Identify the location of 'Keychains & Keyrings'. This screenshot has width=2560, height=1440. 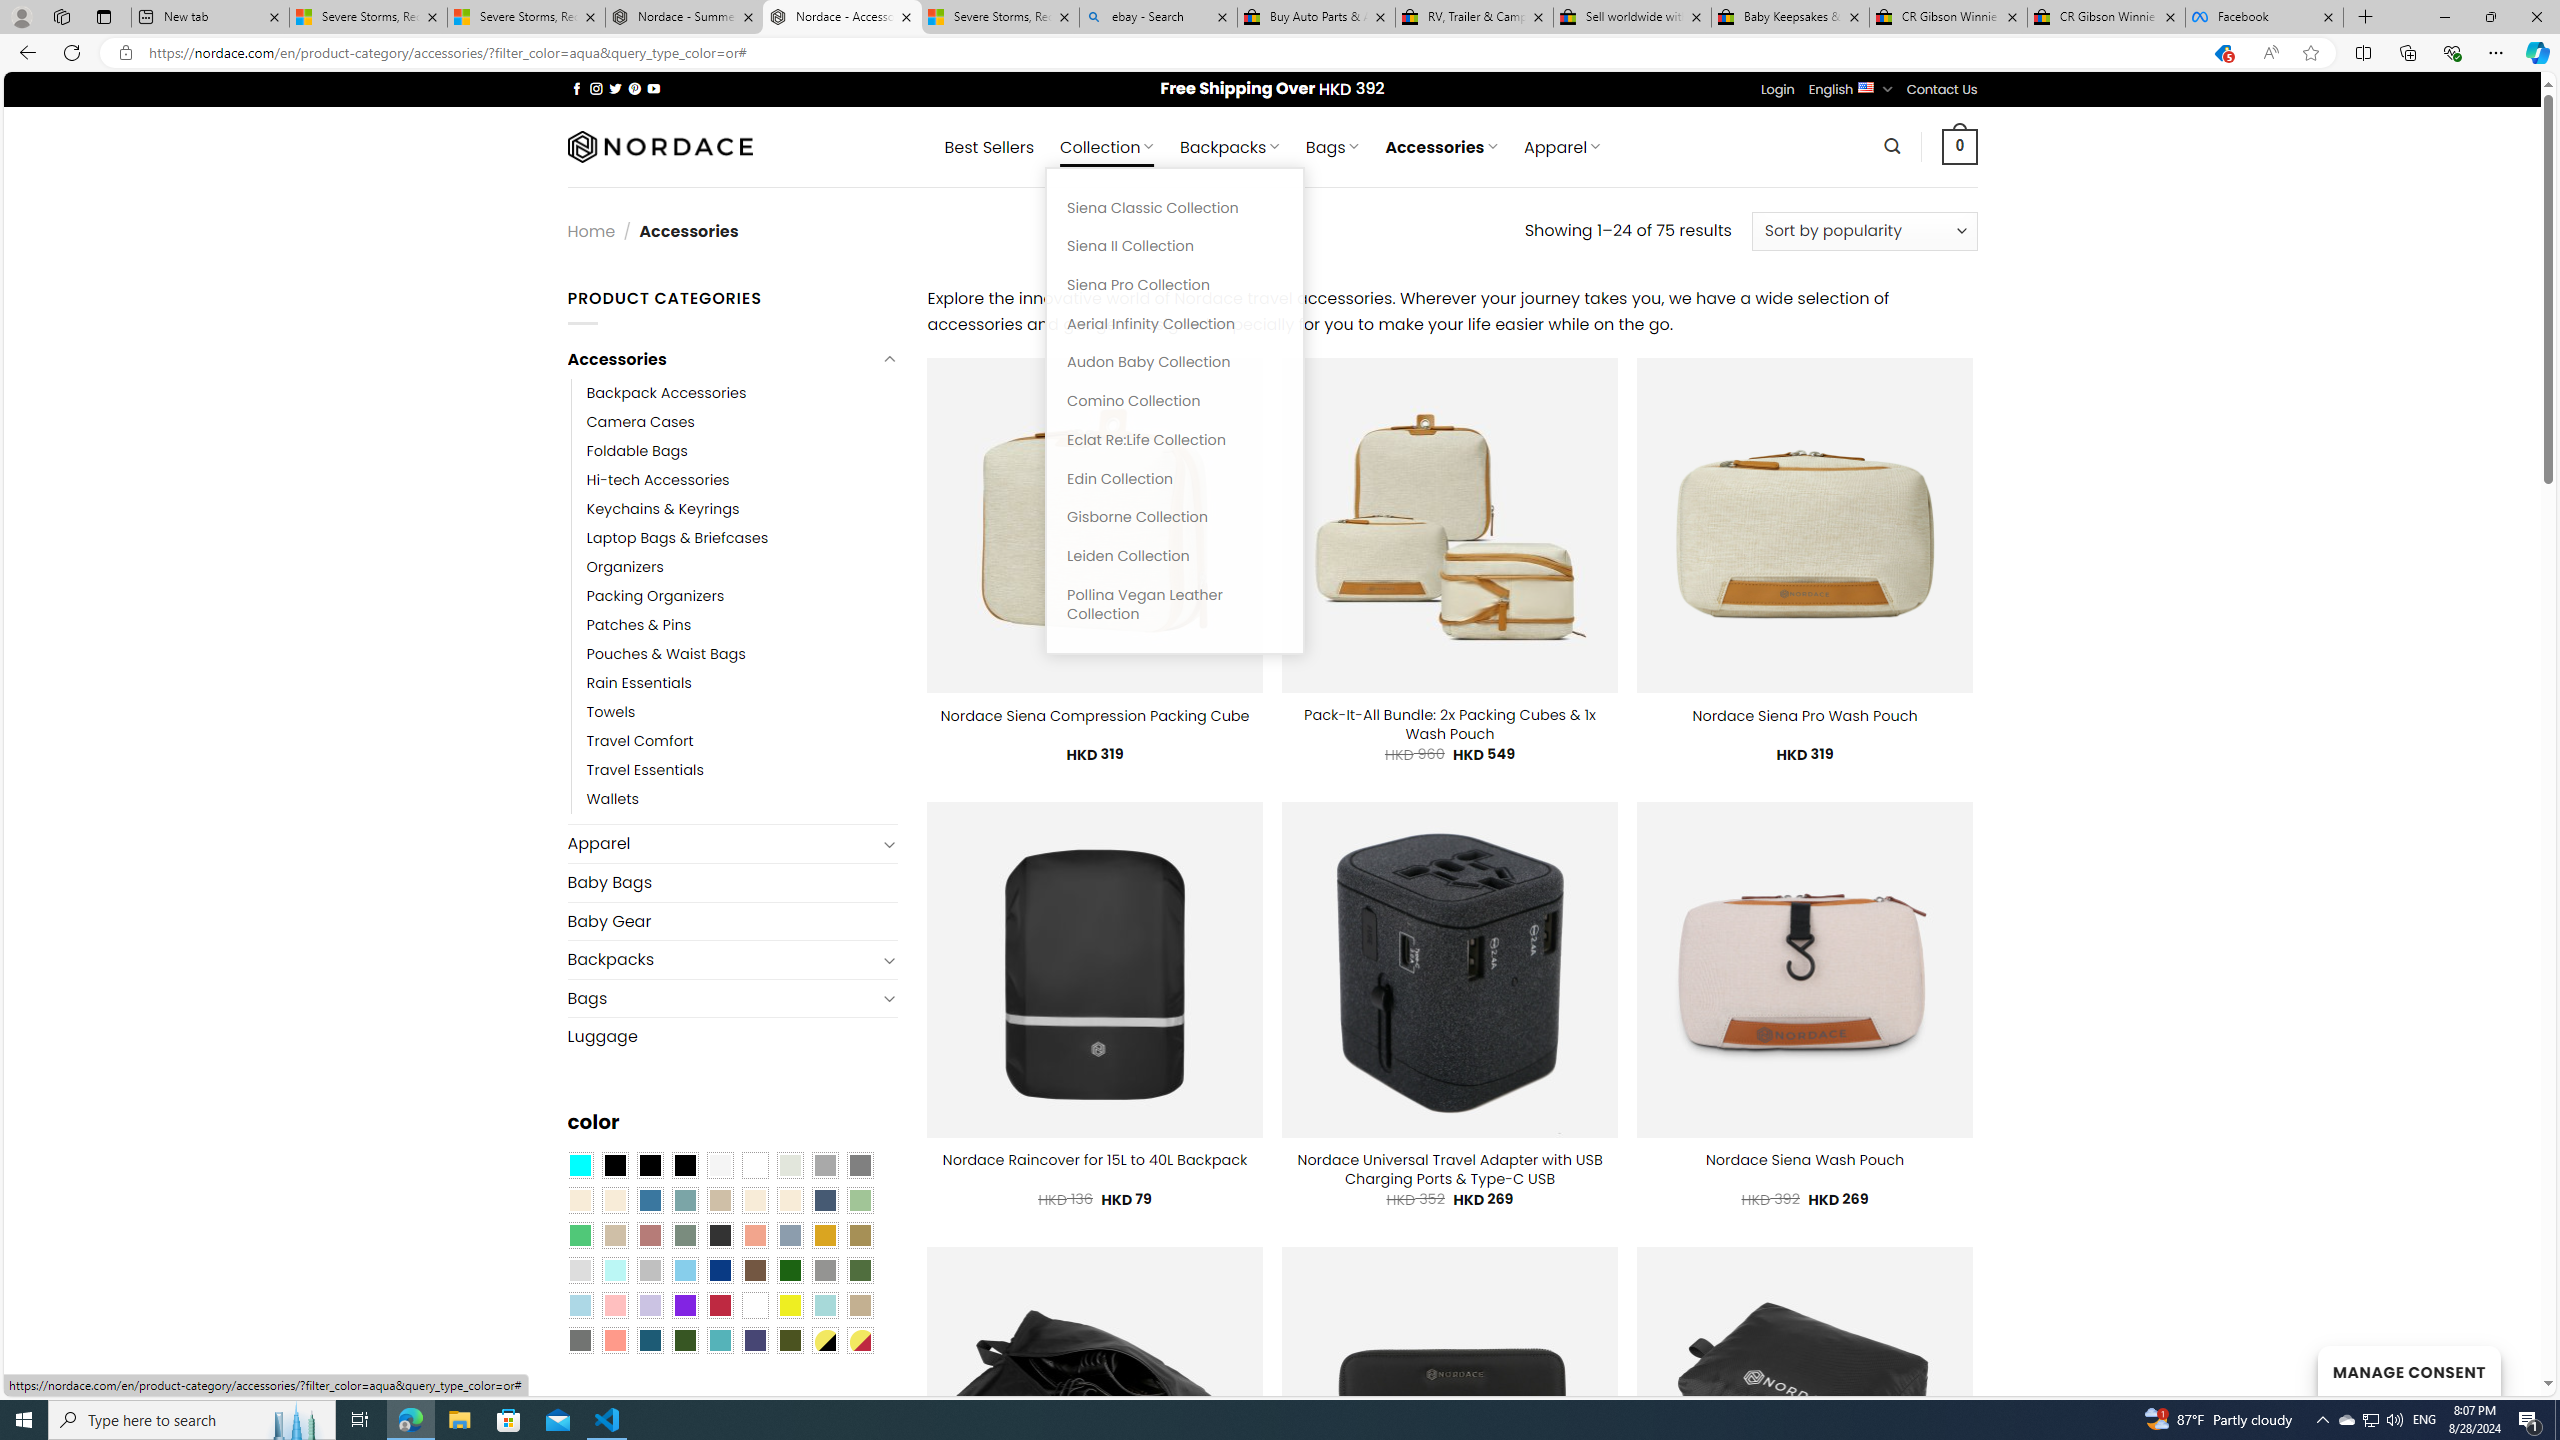
(741, 509).